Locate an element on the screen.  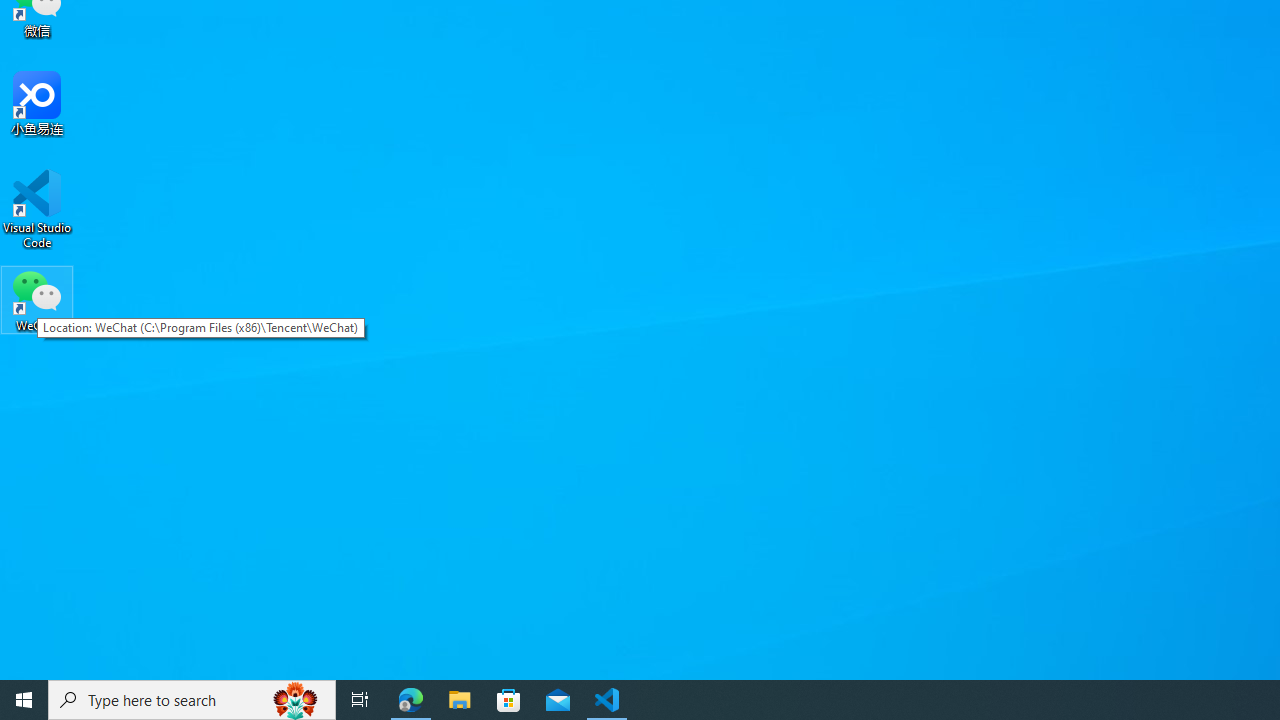
'Type here to search' is located at coordinates (192, 698).